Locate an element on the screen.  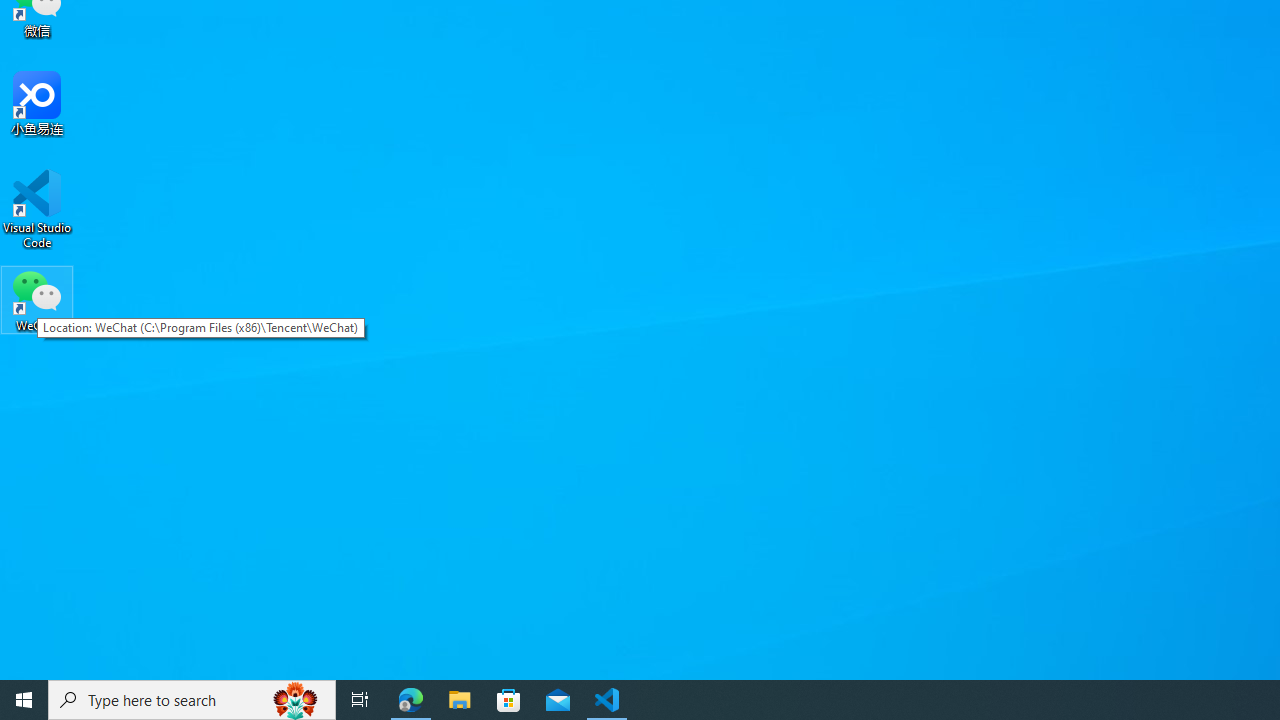
'Type here to search' is located at coordinates (192, 698).